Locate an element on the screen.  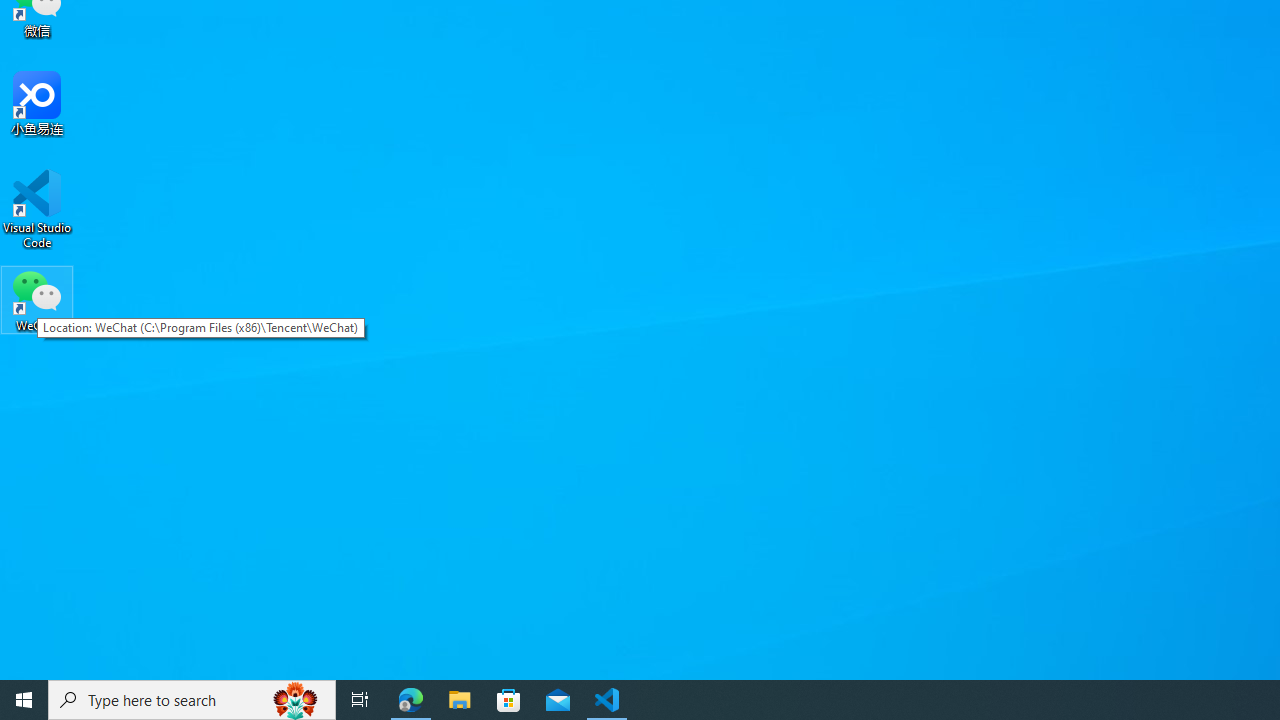
'Type here to search' is located at coordinates (192, 698).